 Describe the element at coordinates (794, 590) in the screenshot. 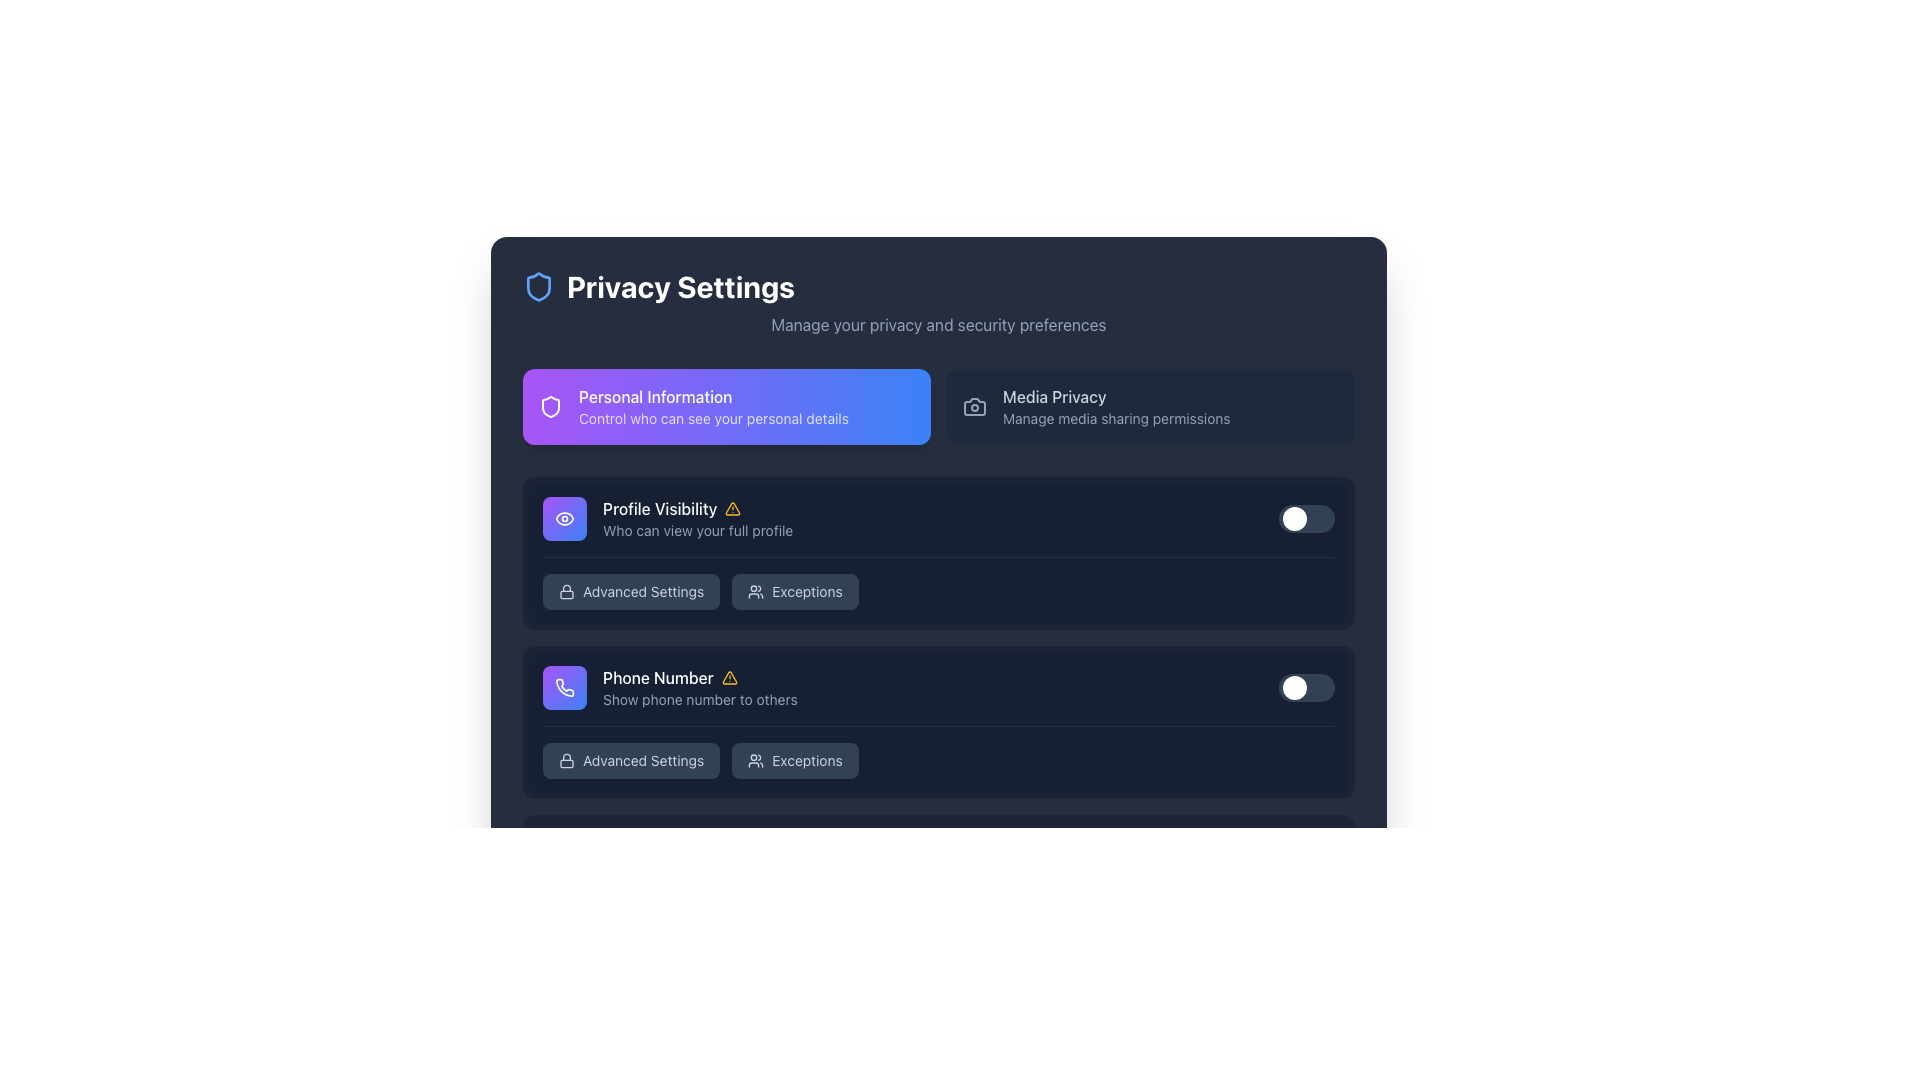

I see `the 'Exceptions' button, which is the second button in the privacy settings layout` at that location.